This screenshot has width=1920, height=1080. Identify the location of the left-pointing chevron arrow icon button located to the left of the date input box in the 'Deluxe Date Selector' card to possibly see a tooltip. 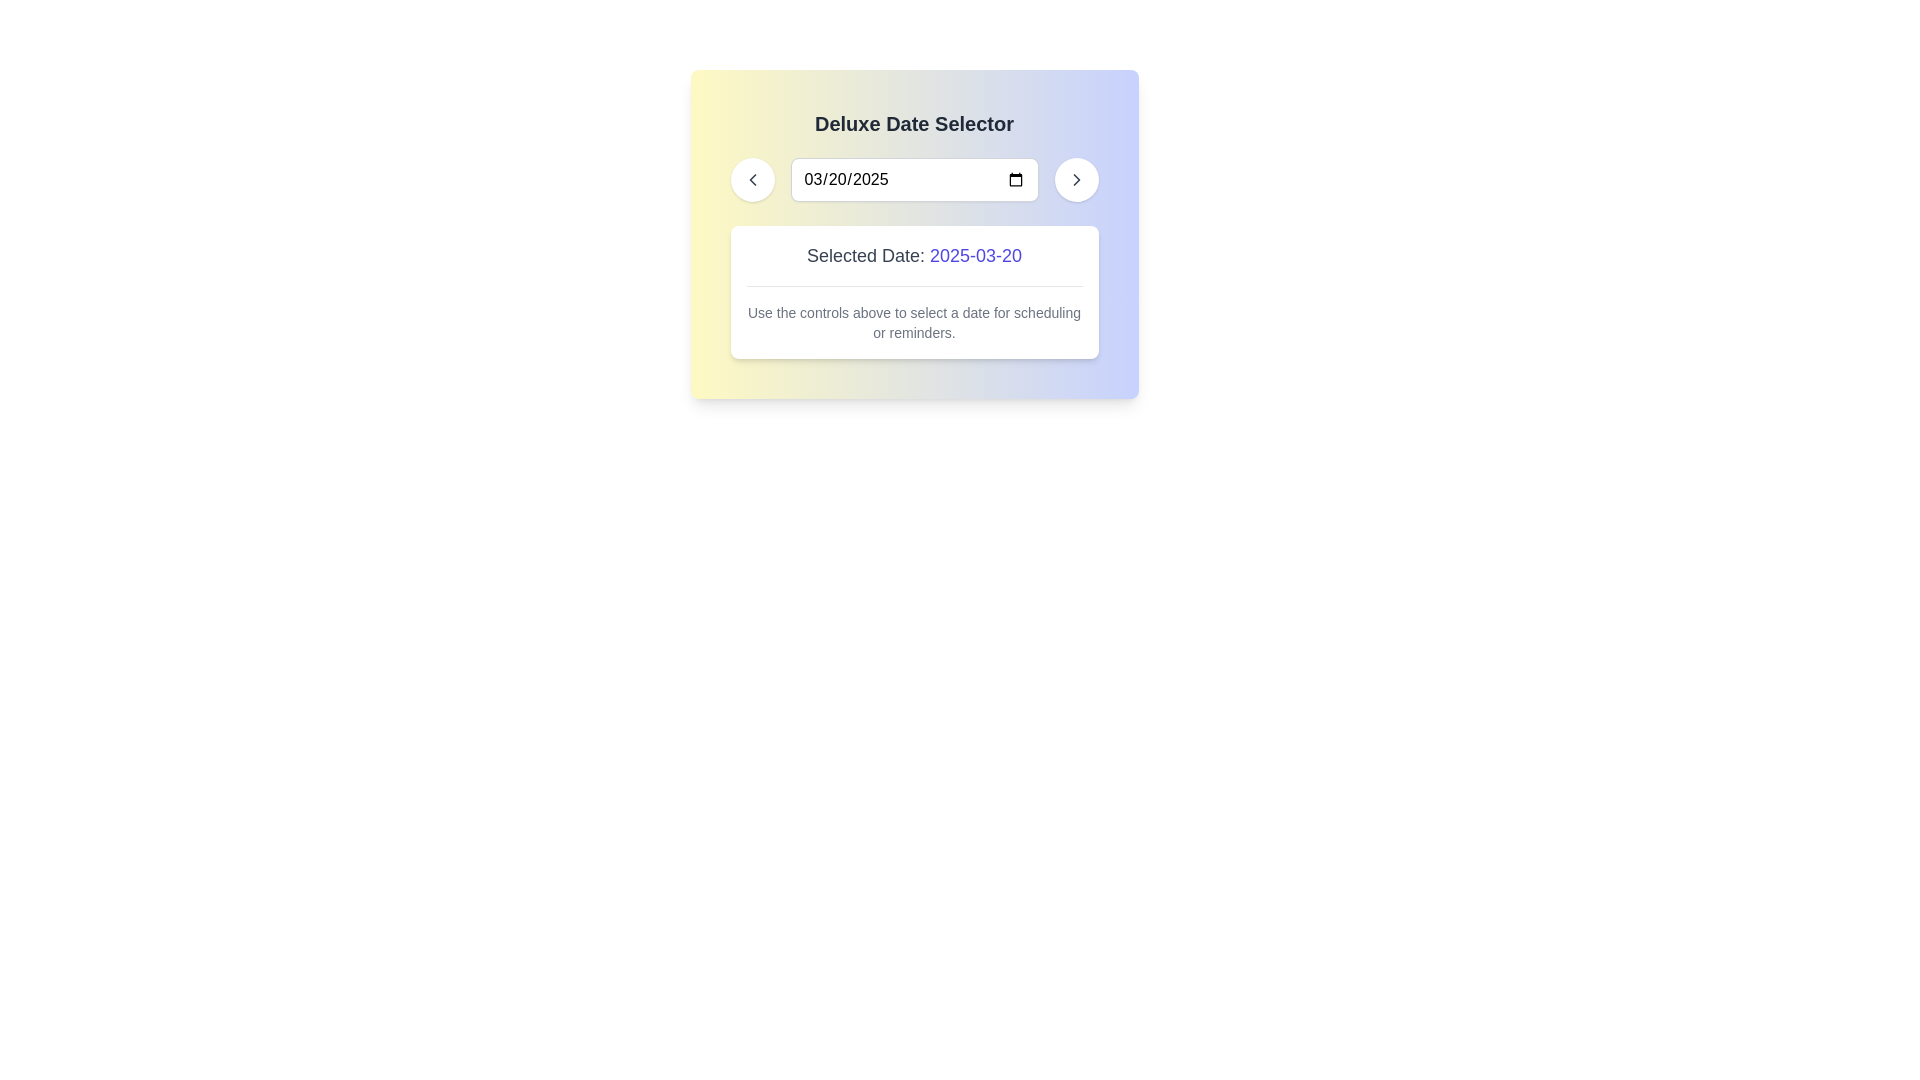
(751, 180).